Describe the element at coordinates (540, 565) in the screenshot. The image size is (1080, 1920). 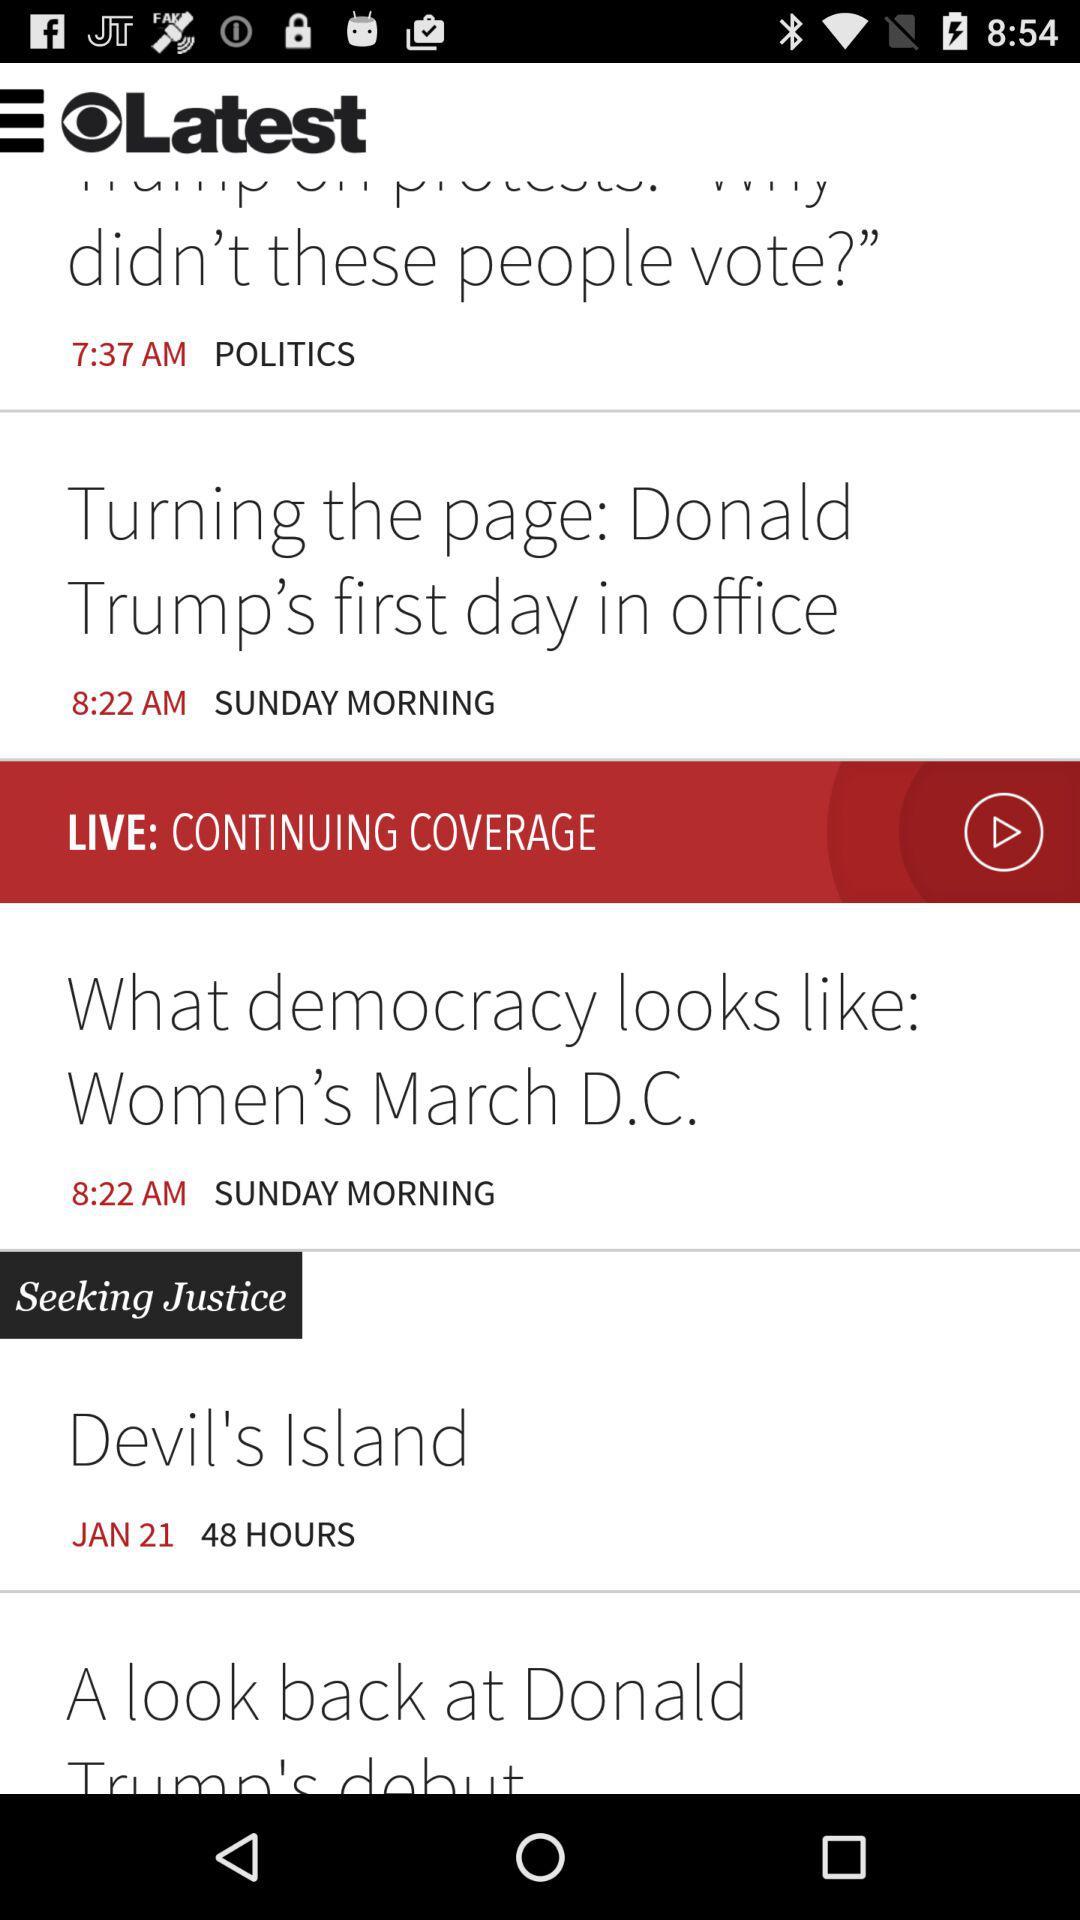
I see `icon above 8:22 am icon` at that location.